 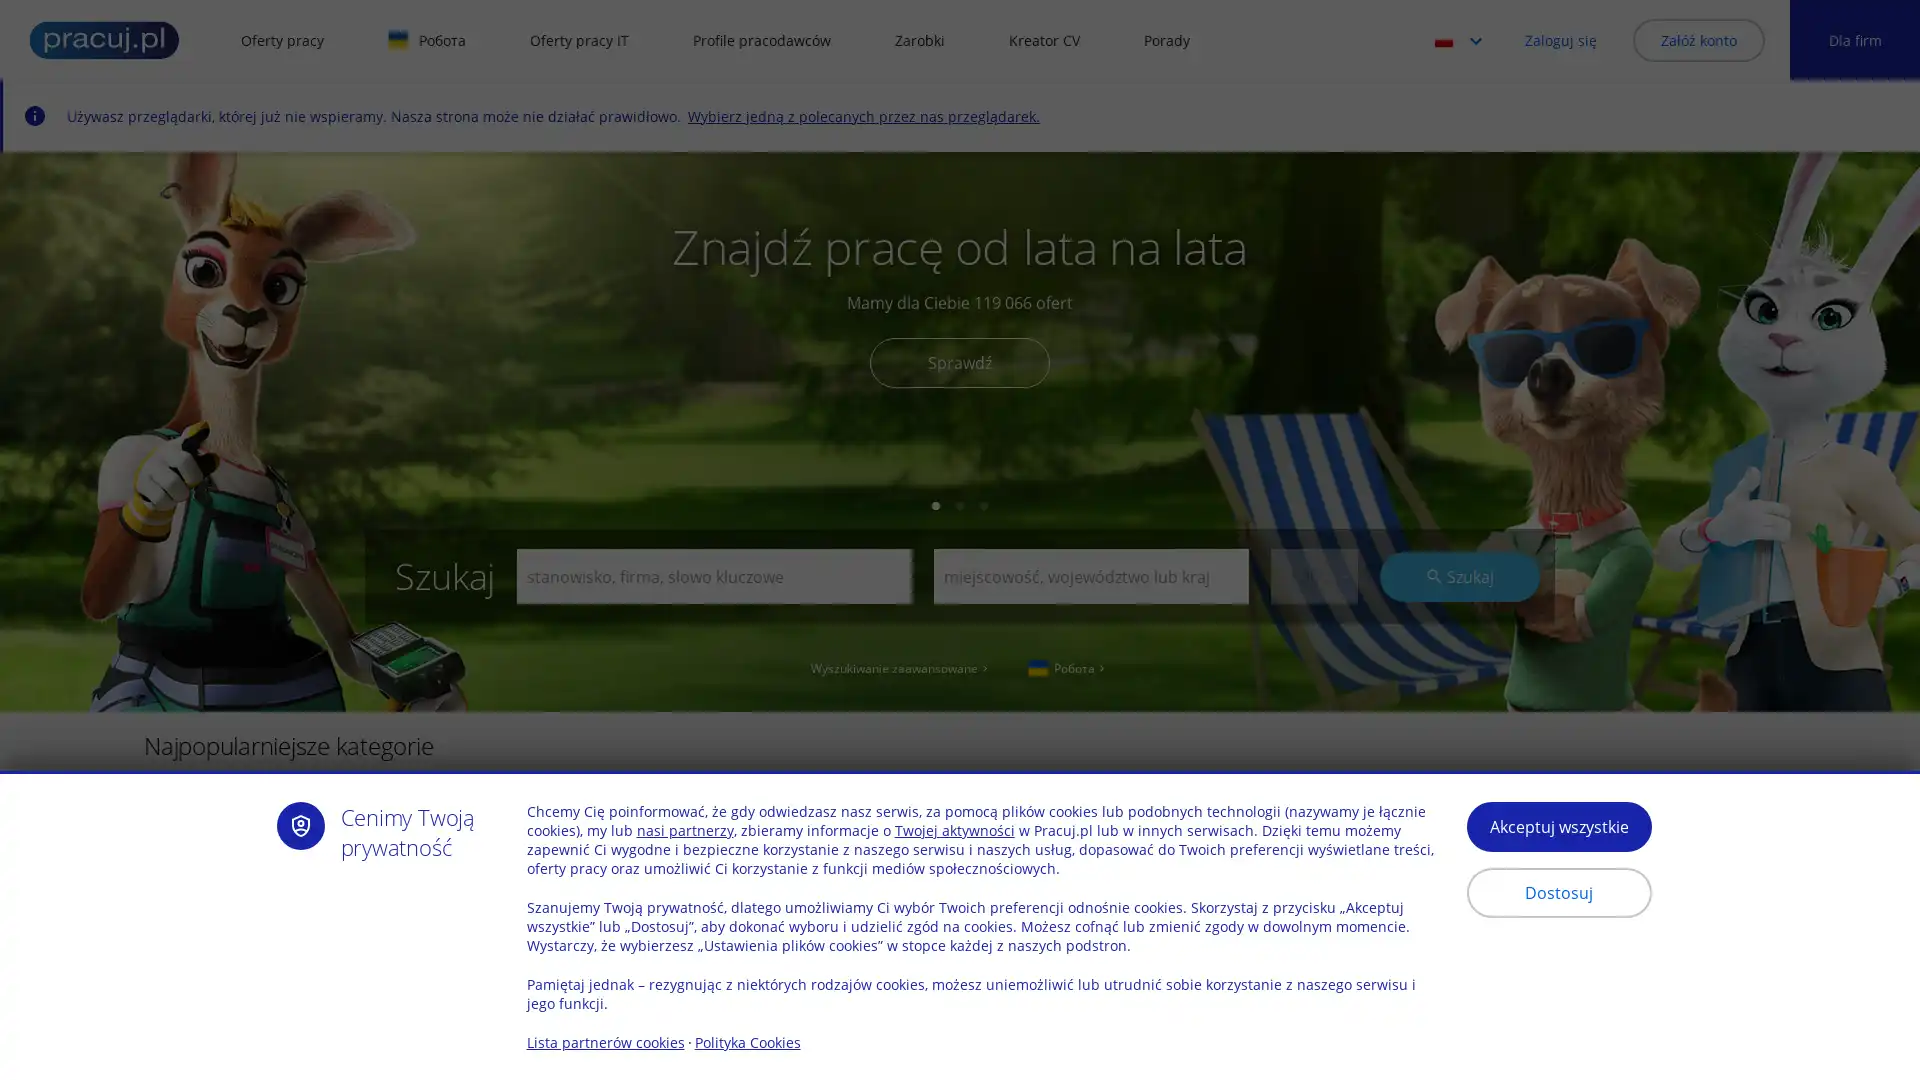 What do you see at coordinates (1313, 978) in the screenshot?
I see `+ 100 km` at bounding box center [1313, 978].